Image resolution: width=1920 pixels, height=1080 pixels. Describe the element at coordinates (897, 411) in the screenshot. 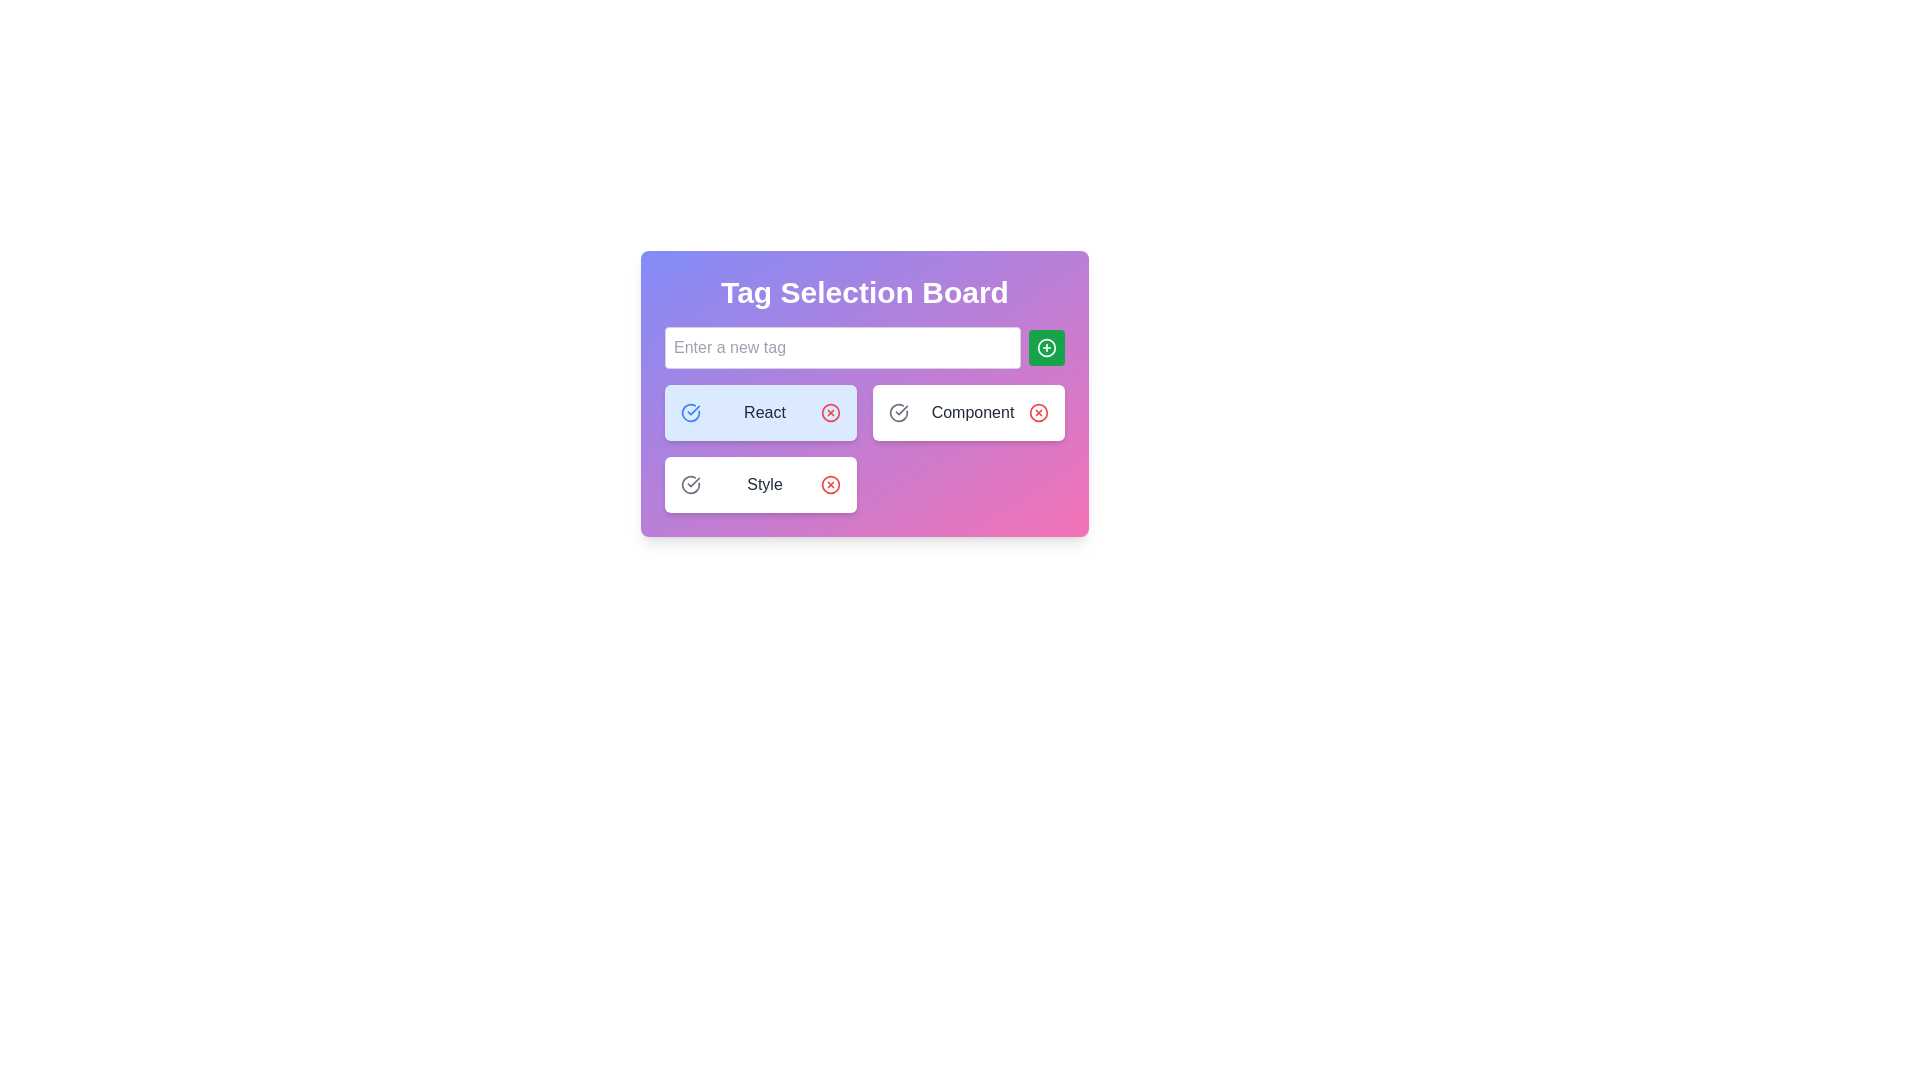

I see `the interactive toggle or selection icon located to the left of the 'Component' label` at that location.